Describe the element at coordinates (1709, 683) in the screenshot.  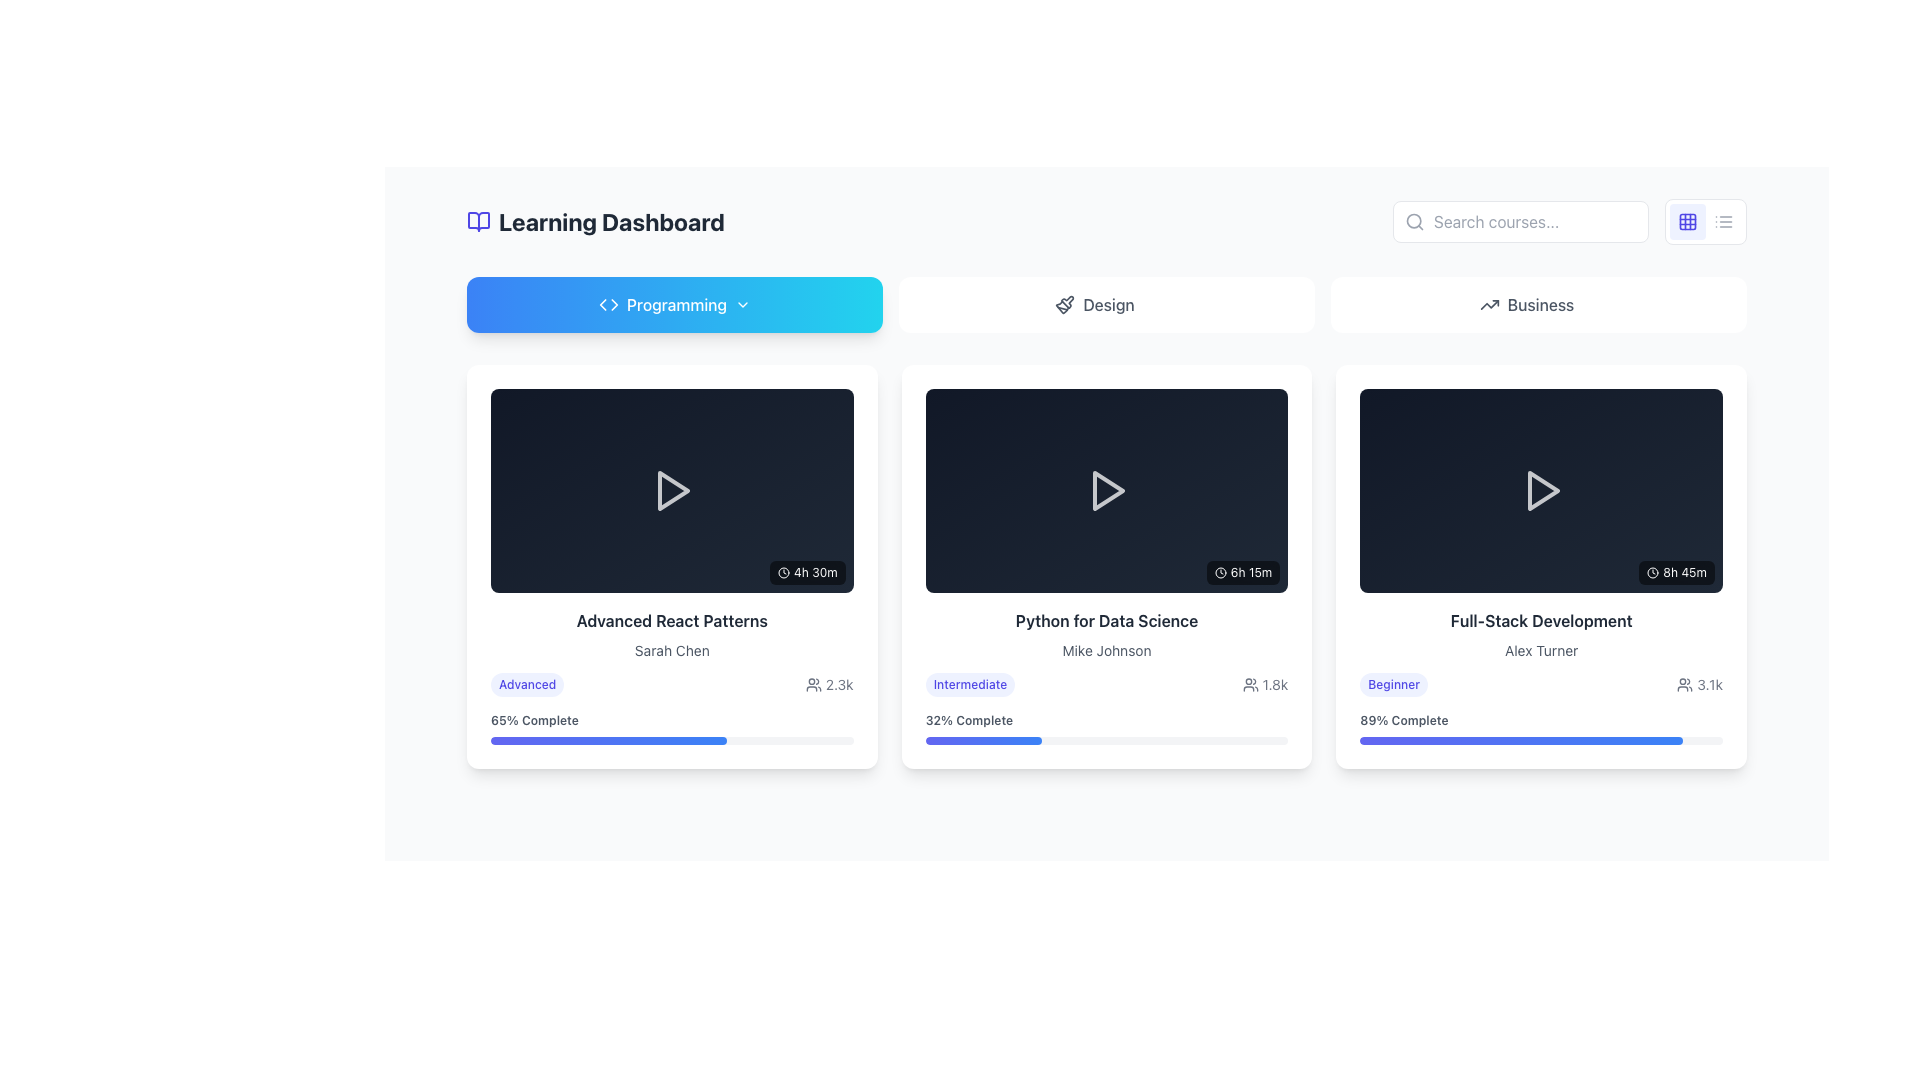
I see `text label displaying the number of users interested in the Full-Stack Development course, which is located to the immediate right of the user icon in the last card of the Programming section` at that location.